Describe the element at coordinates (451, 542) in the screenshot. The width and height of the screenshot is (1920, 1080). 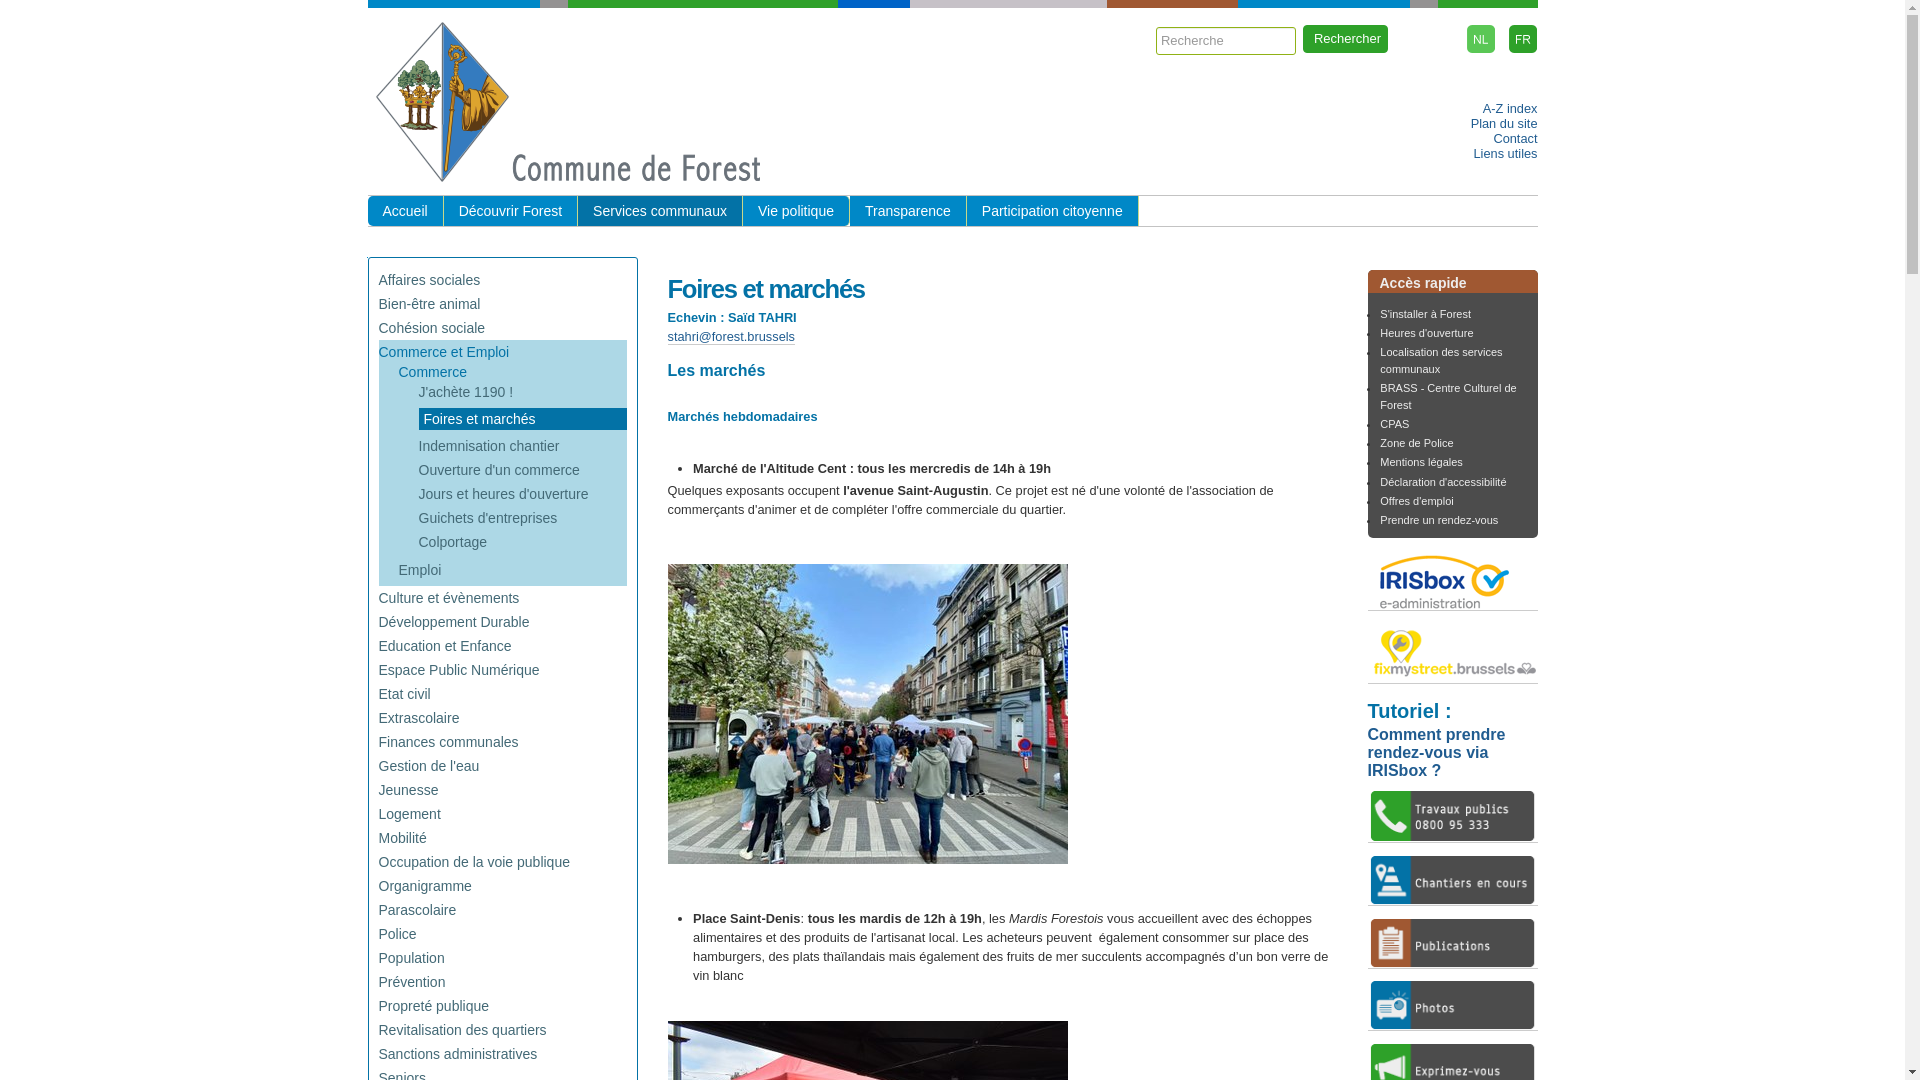
I see `'Colportage'` at that location.